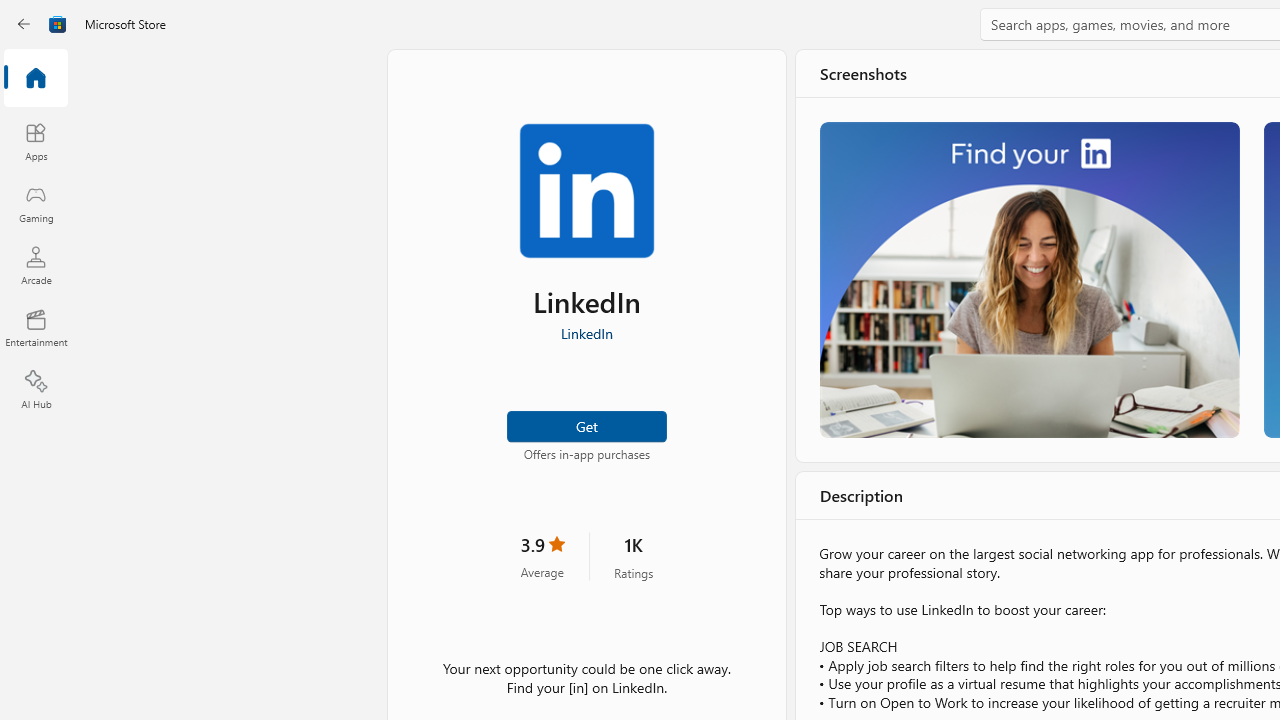 The image size is (1280, 720). Describe the element at coordinates (35, 140) in the screenshot. I see `'Apps'` at that location.